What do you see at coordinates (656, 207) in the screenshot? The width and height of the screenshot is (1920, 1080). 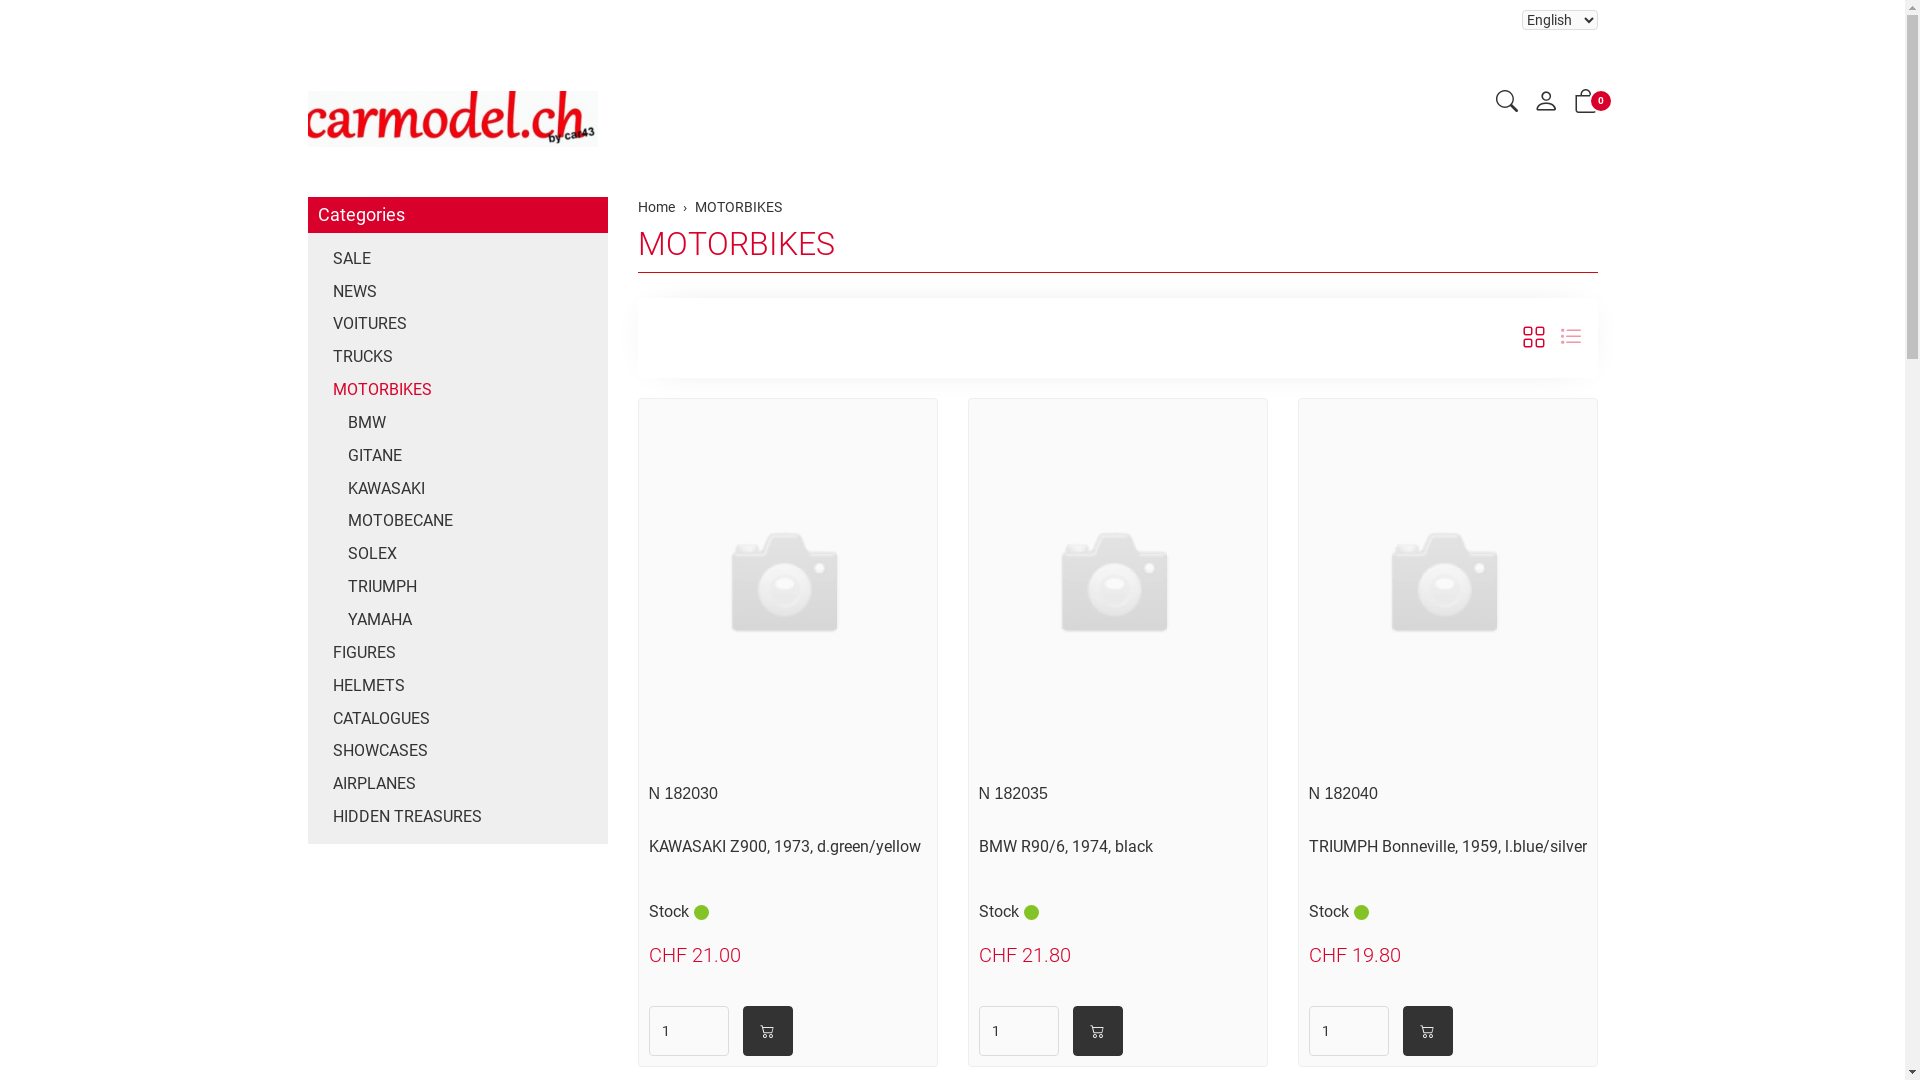 I see `'Home'` at bounding box center [656, 207].